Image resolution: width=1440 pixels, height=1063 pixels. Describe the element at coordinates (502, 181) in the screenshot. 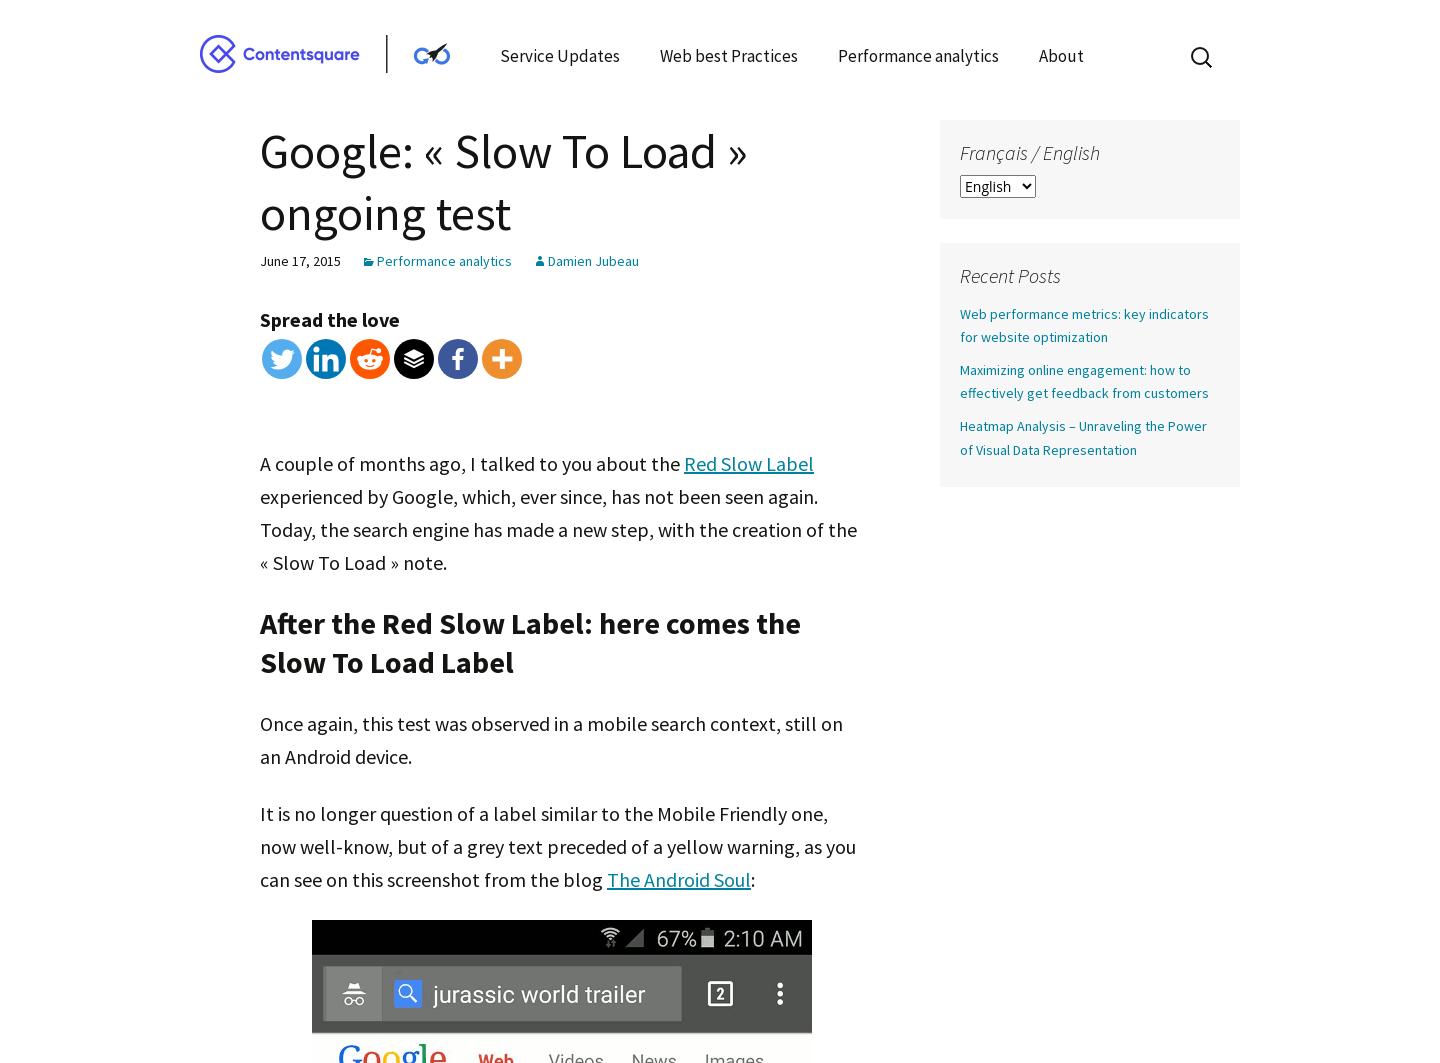

I see `'Google: « Slow To Load » ongoing test'` at that location.